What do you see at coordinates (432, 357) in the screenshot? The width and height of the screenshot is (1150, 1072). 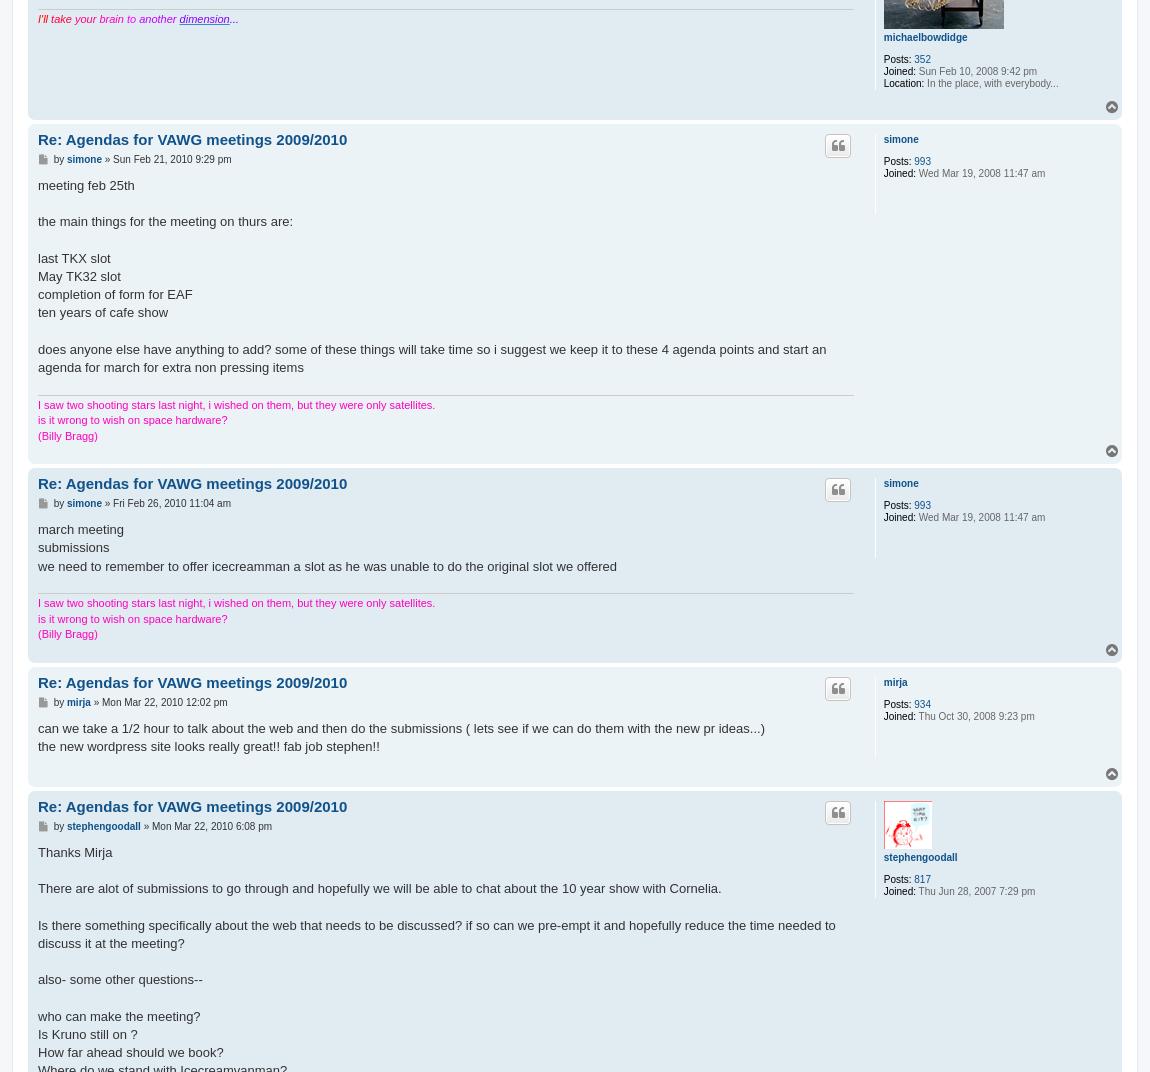 I see `'does anyone else have anything to add? some of these things will take time so i suggest we keep it to these 4 agenda points and start an agenda for march for extra non pressing items'` at bounding box center [432, 357].